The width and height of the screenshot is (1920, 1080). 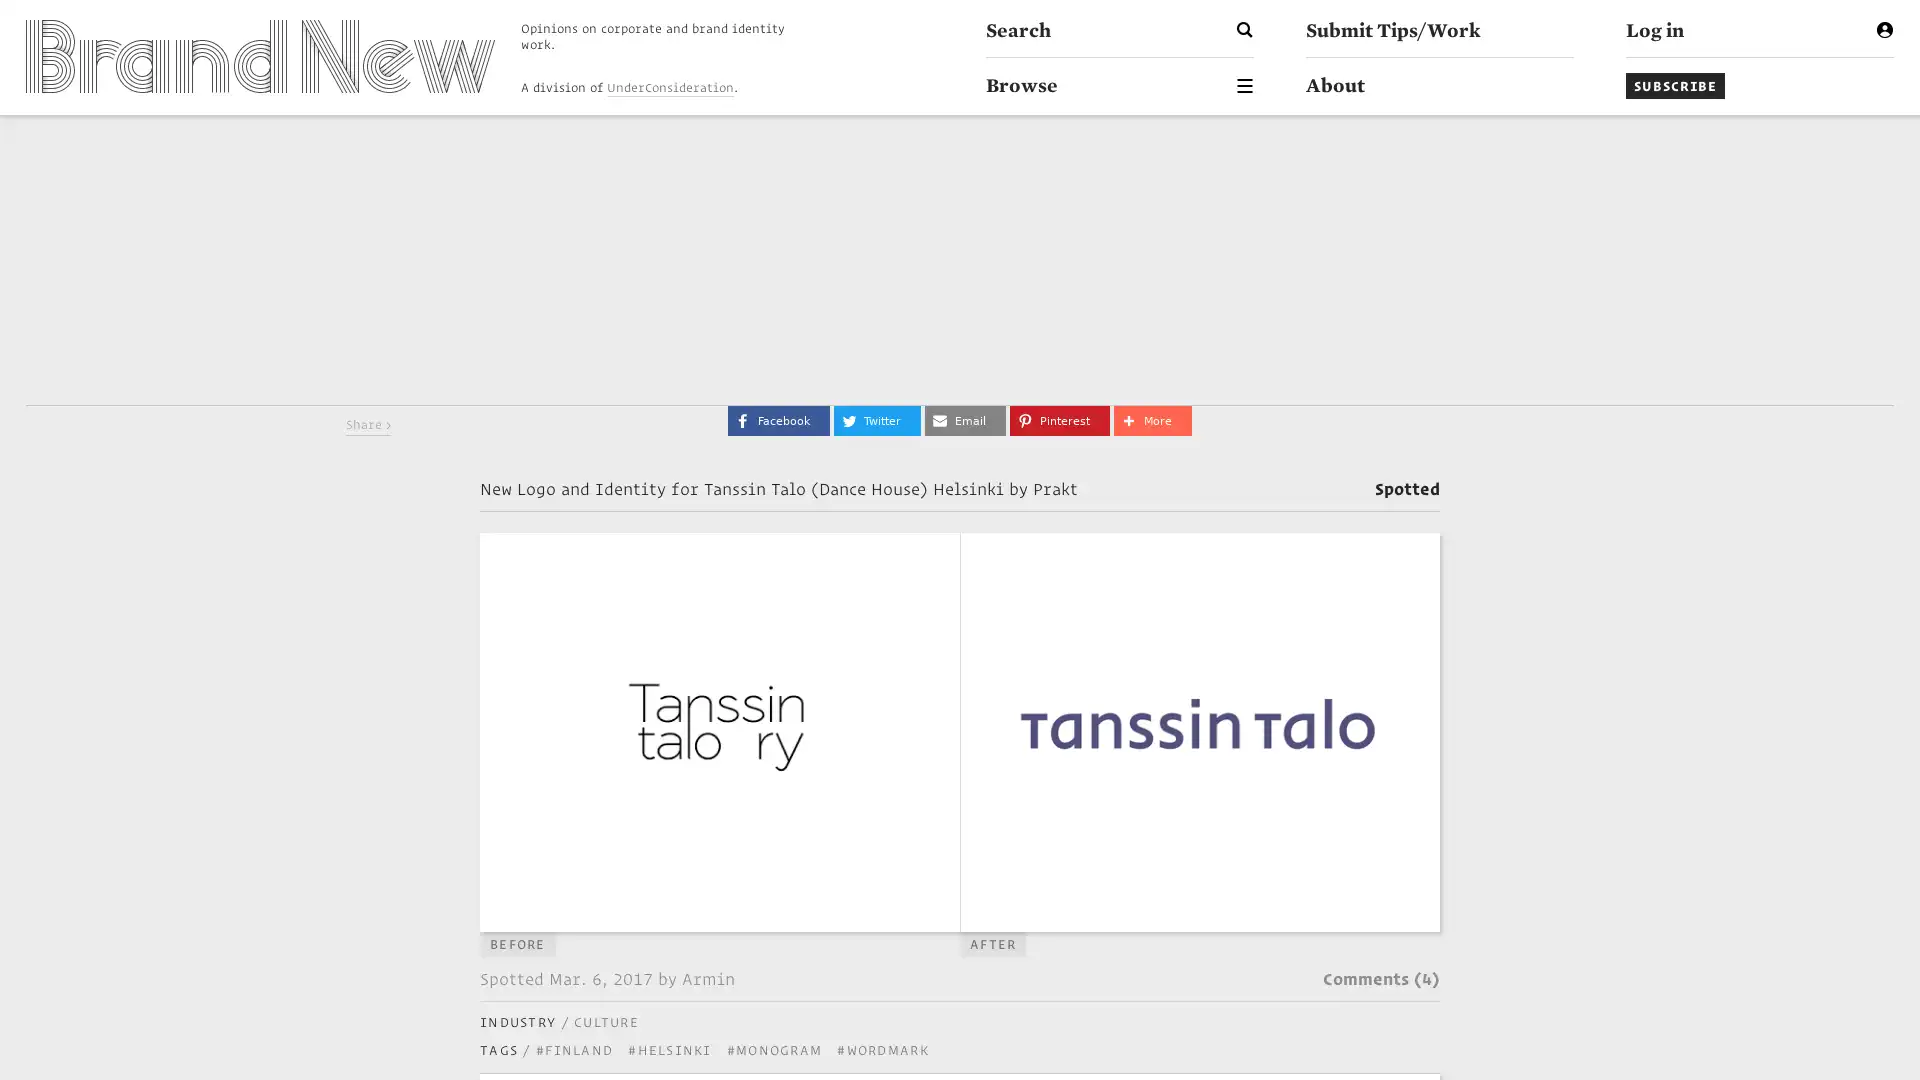 I want to click on Share to Pinterest Pinterest, so click(x=1059, y=419).